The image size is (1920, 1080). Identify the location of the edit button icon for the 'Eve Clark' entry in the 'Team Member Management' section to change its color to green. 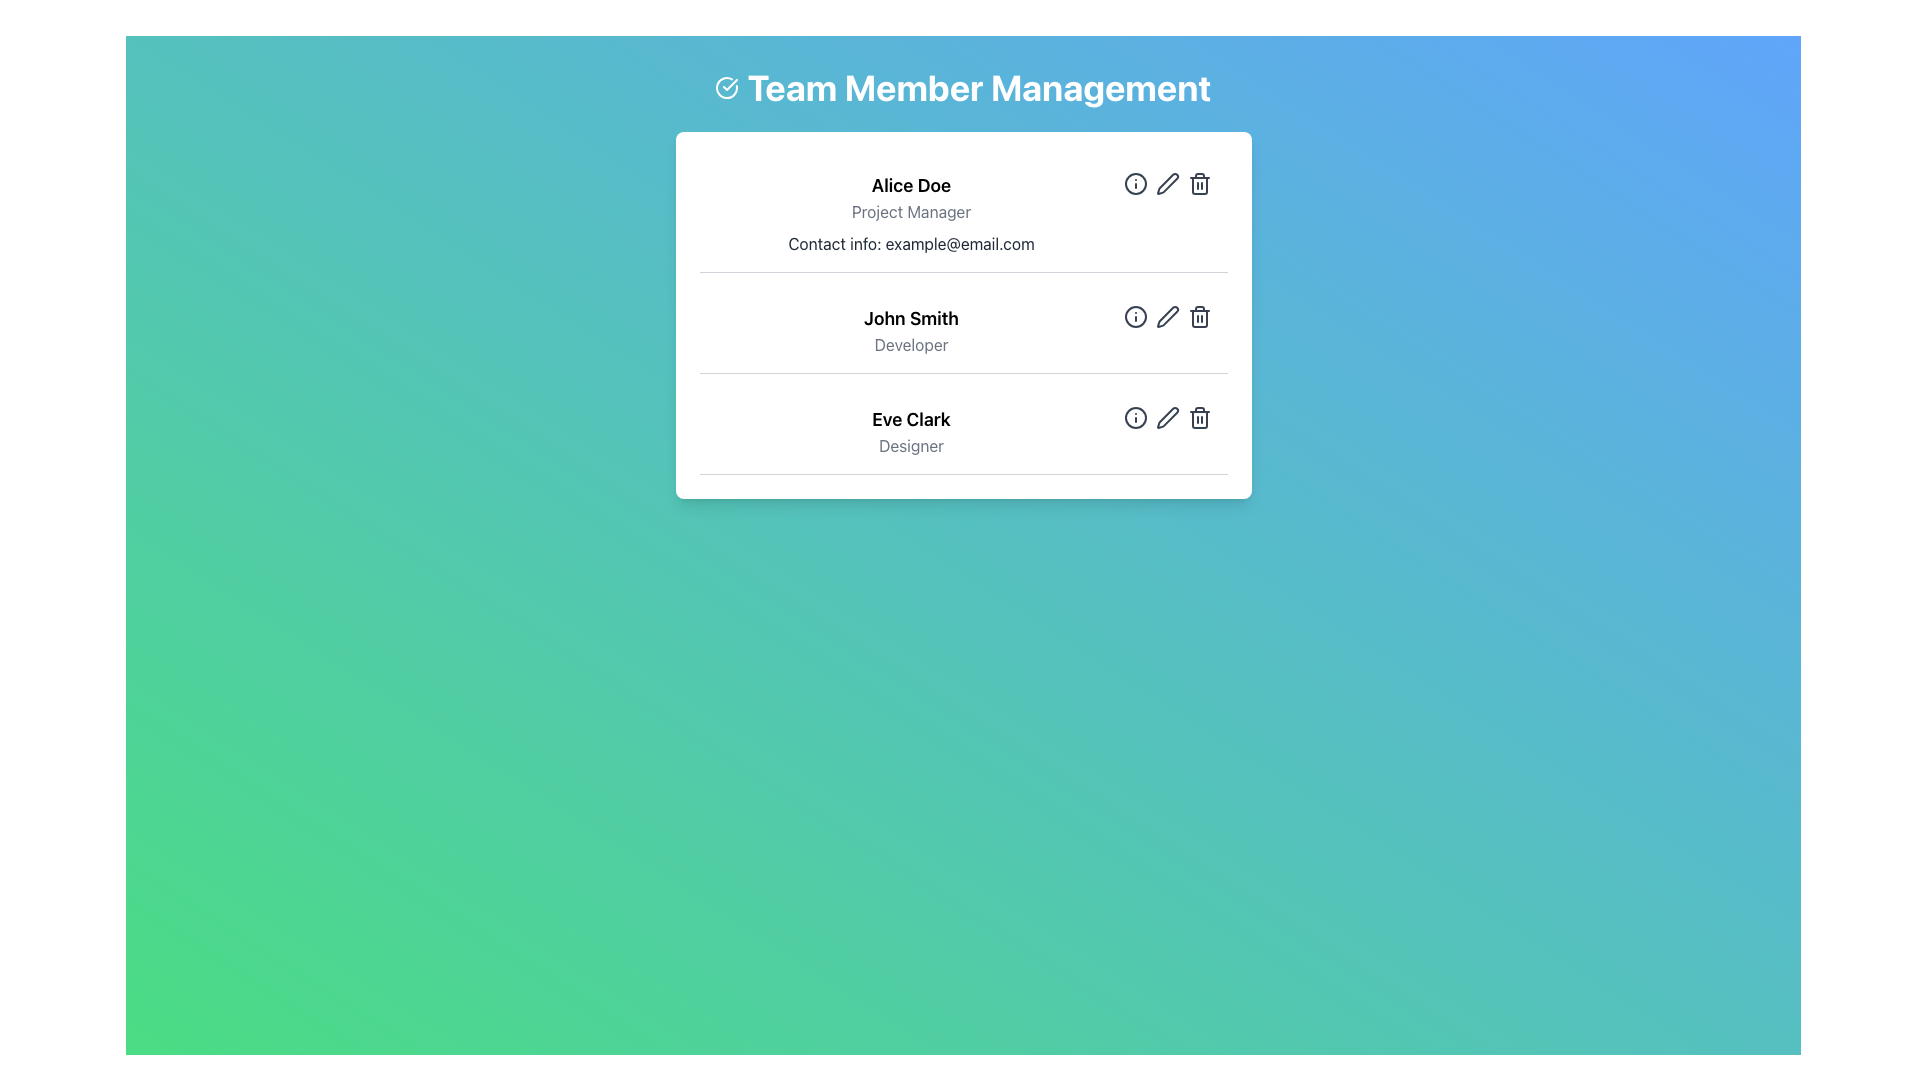
(1167, 416).